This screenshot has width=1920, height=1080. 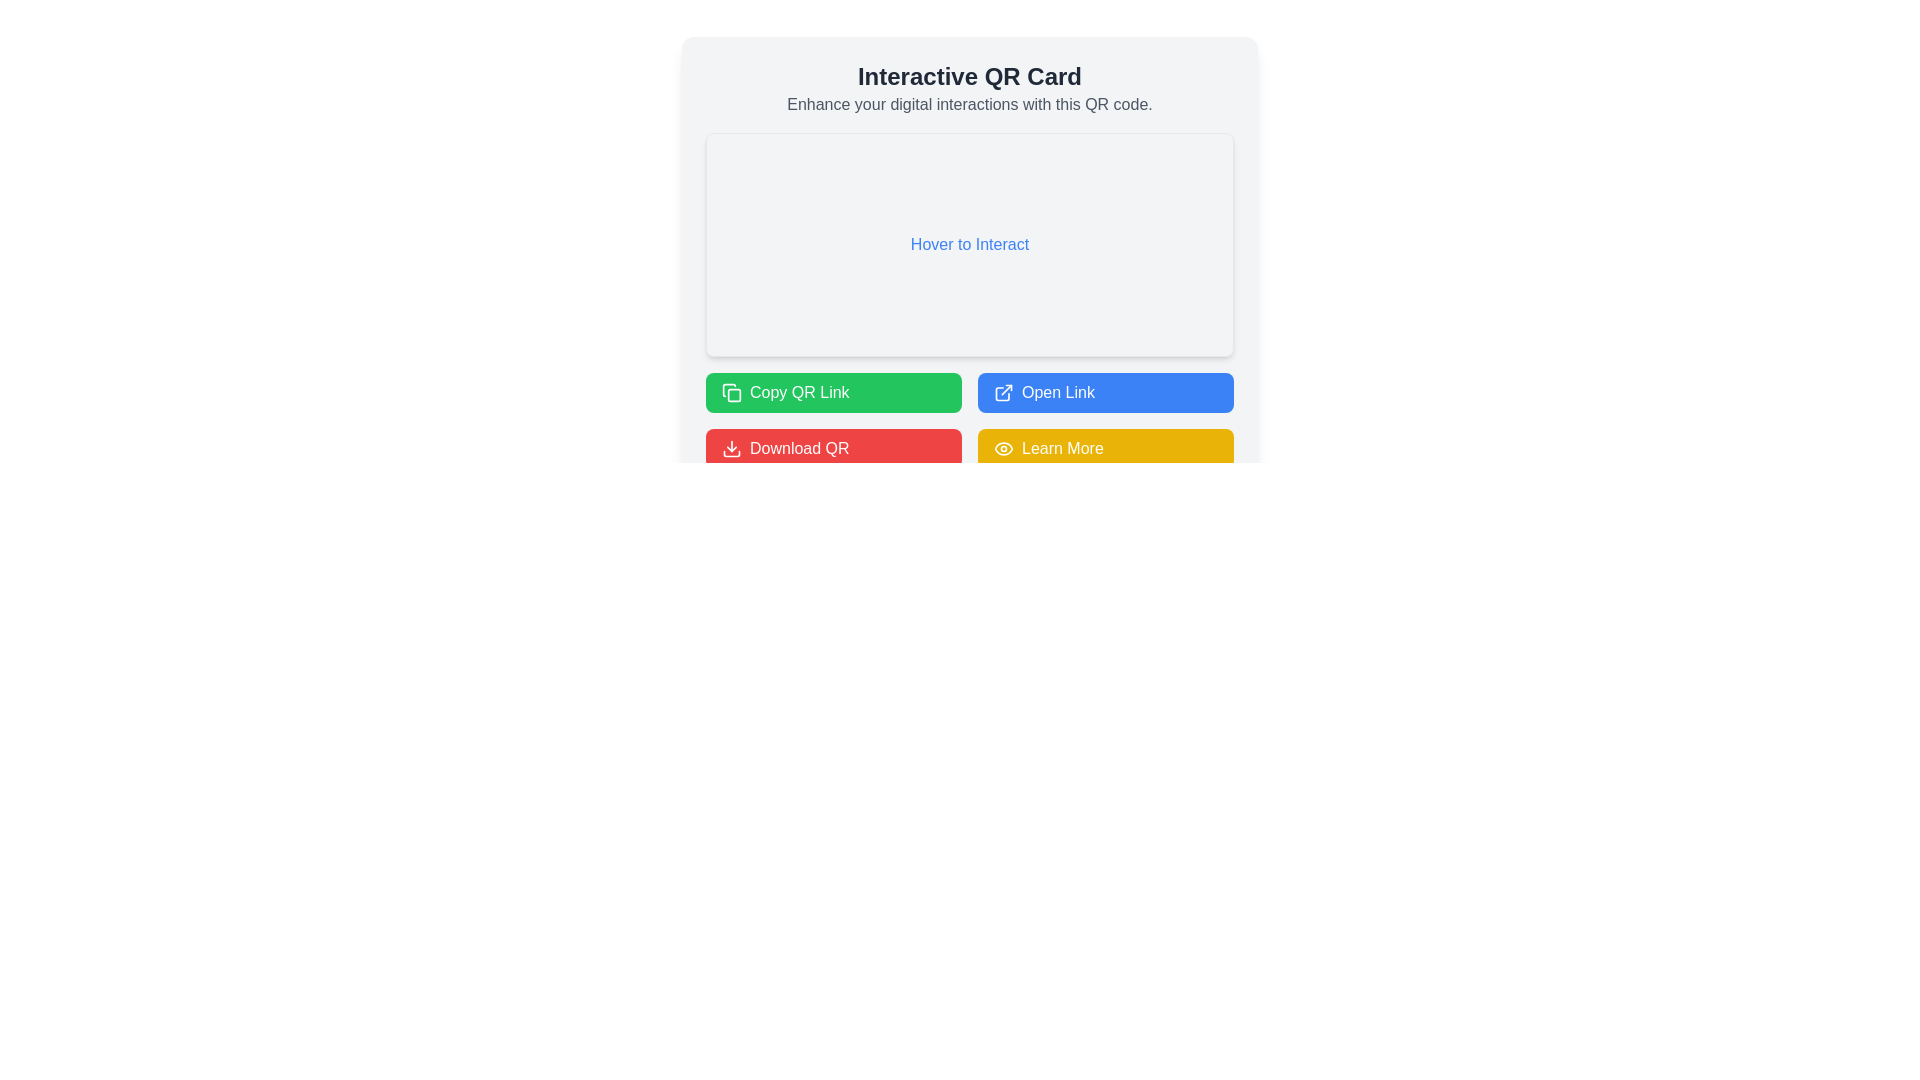 I want to click on the green button labeled 'Copy QR Link' with a copy icon on its left, so click(x=834, y=393).